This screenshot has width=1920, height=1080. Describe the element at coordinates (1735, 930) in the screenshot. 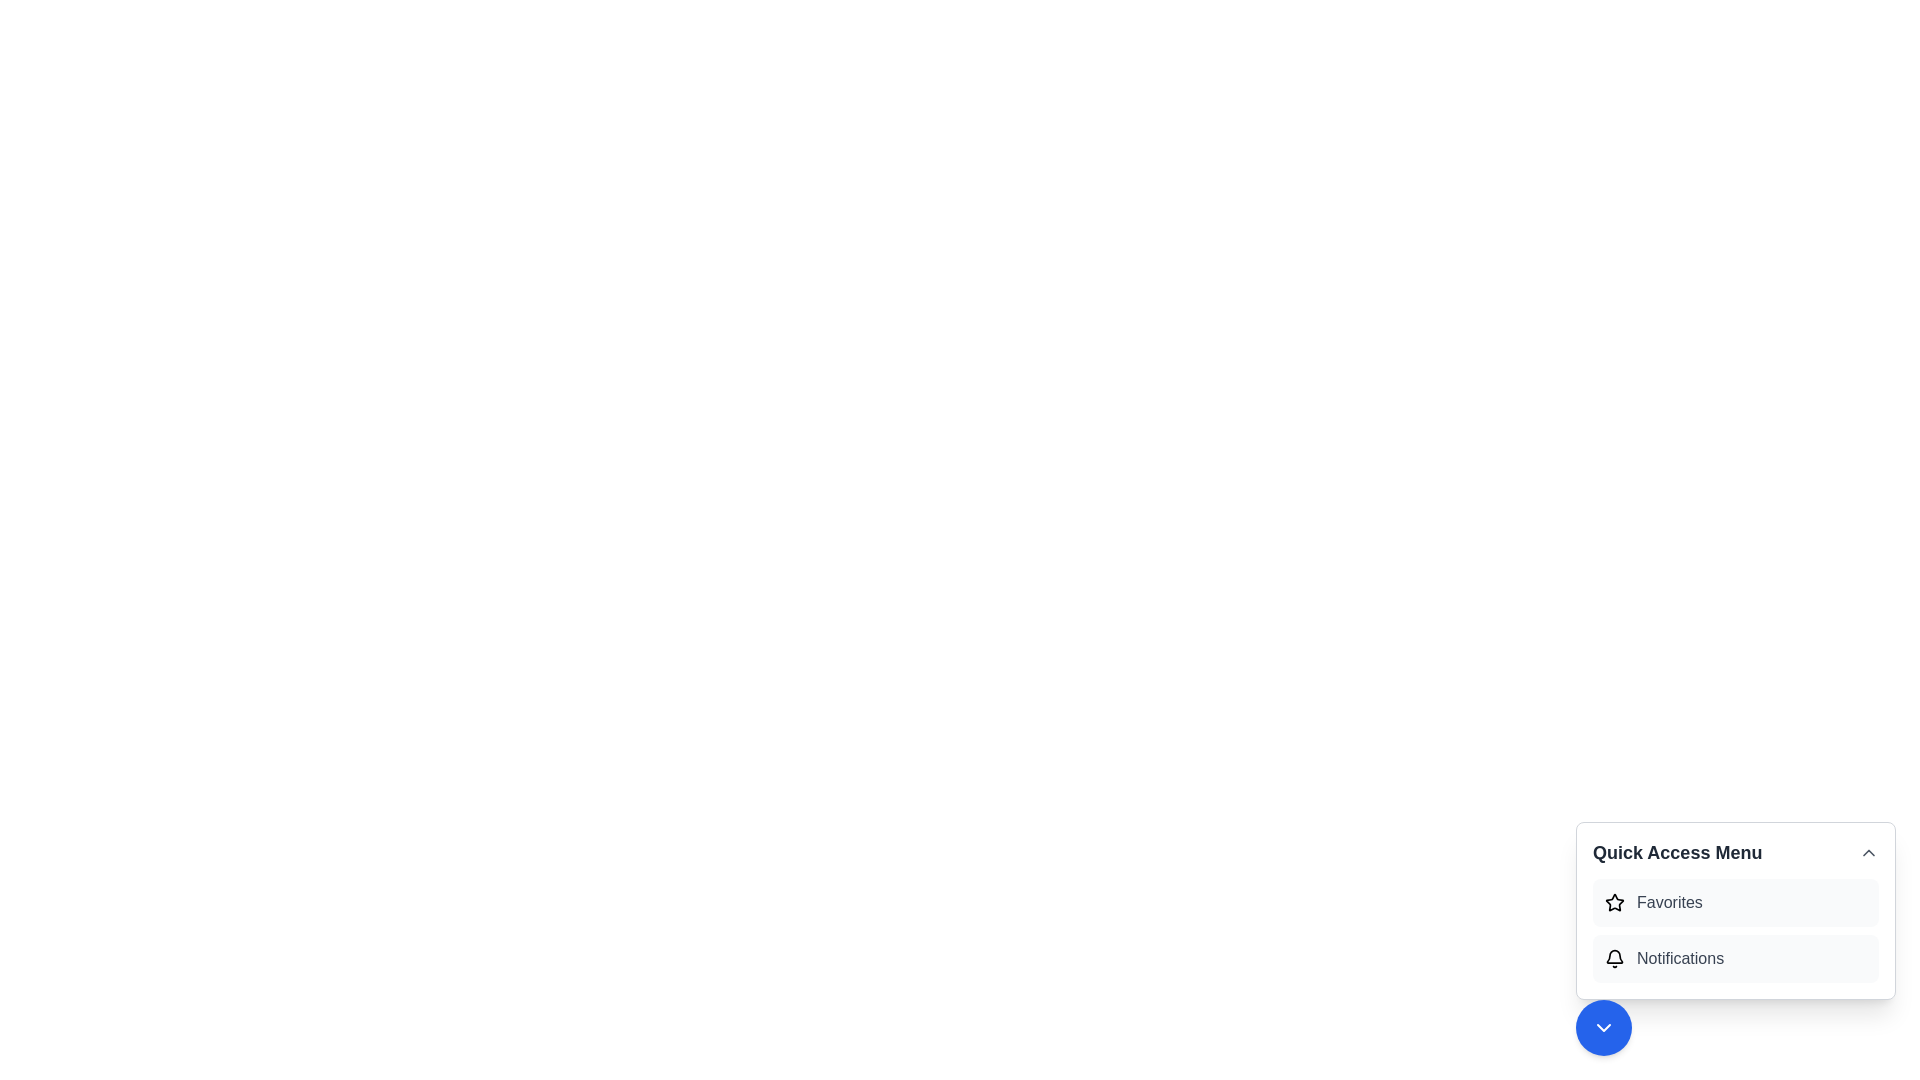

I see `the 'Favorites' and 'Notifications' options in the Quick Access Menu` at that location.